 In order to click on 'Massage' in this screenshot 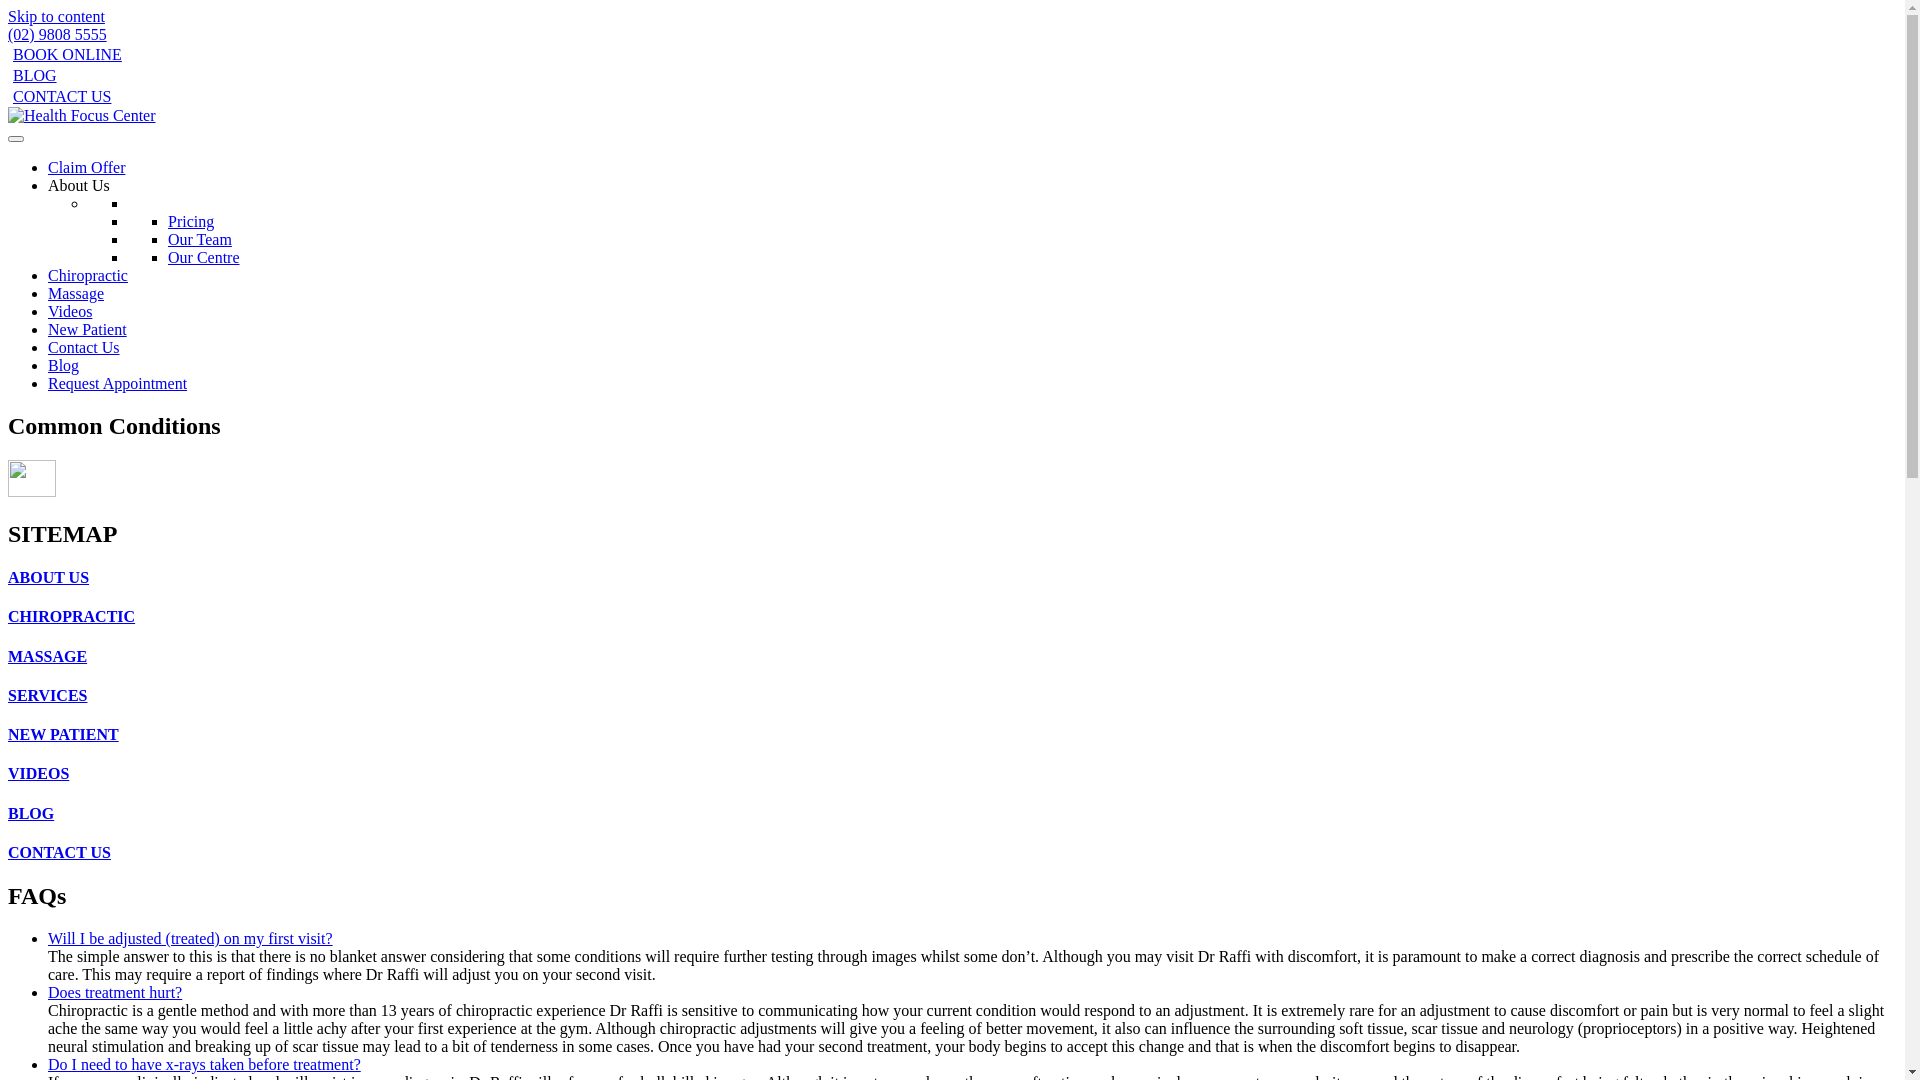, I will do `click(76, 293)`.